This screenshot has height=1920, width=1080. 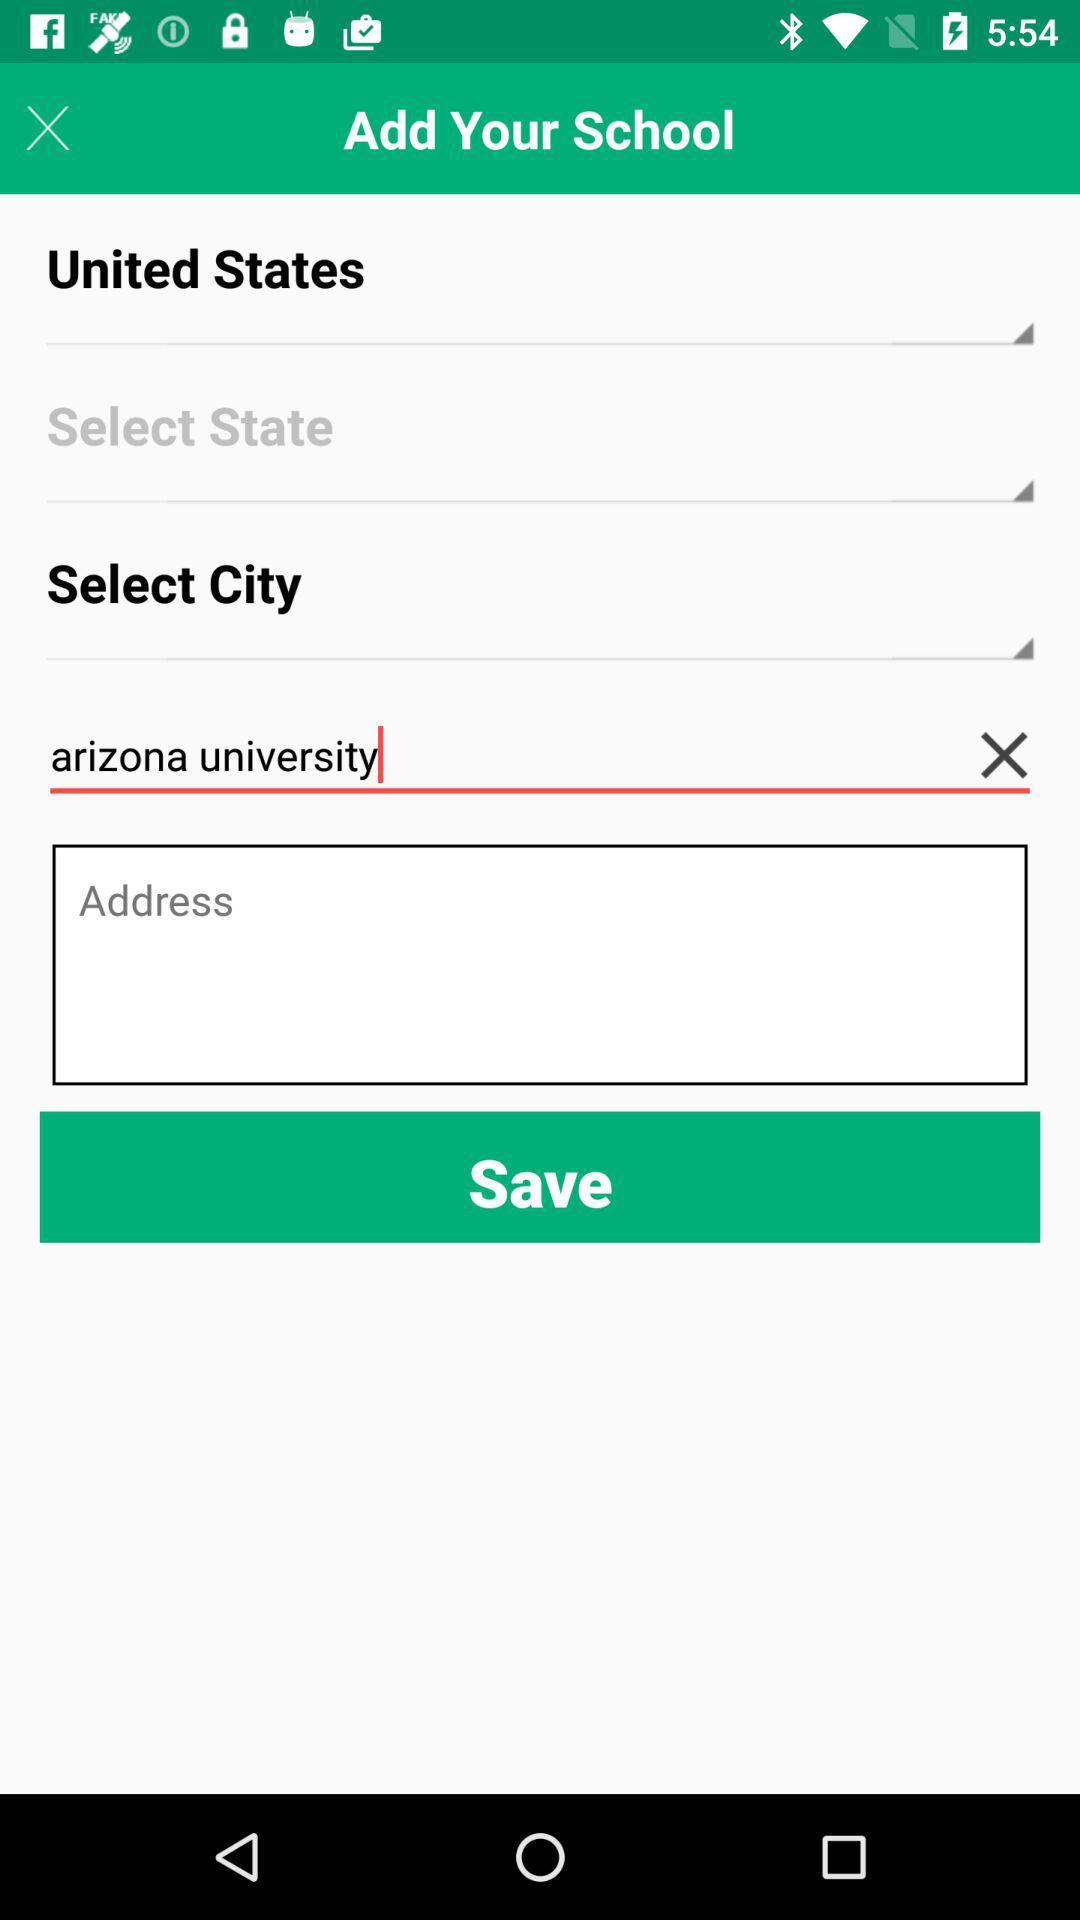 What do you see at coordinates (540, 285) in the screenshot?
I see `icon below the add your school icon` at bounding box center [540, 285].